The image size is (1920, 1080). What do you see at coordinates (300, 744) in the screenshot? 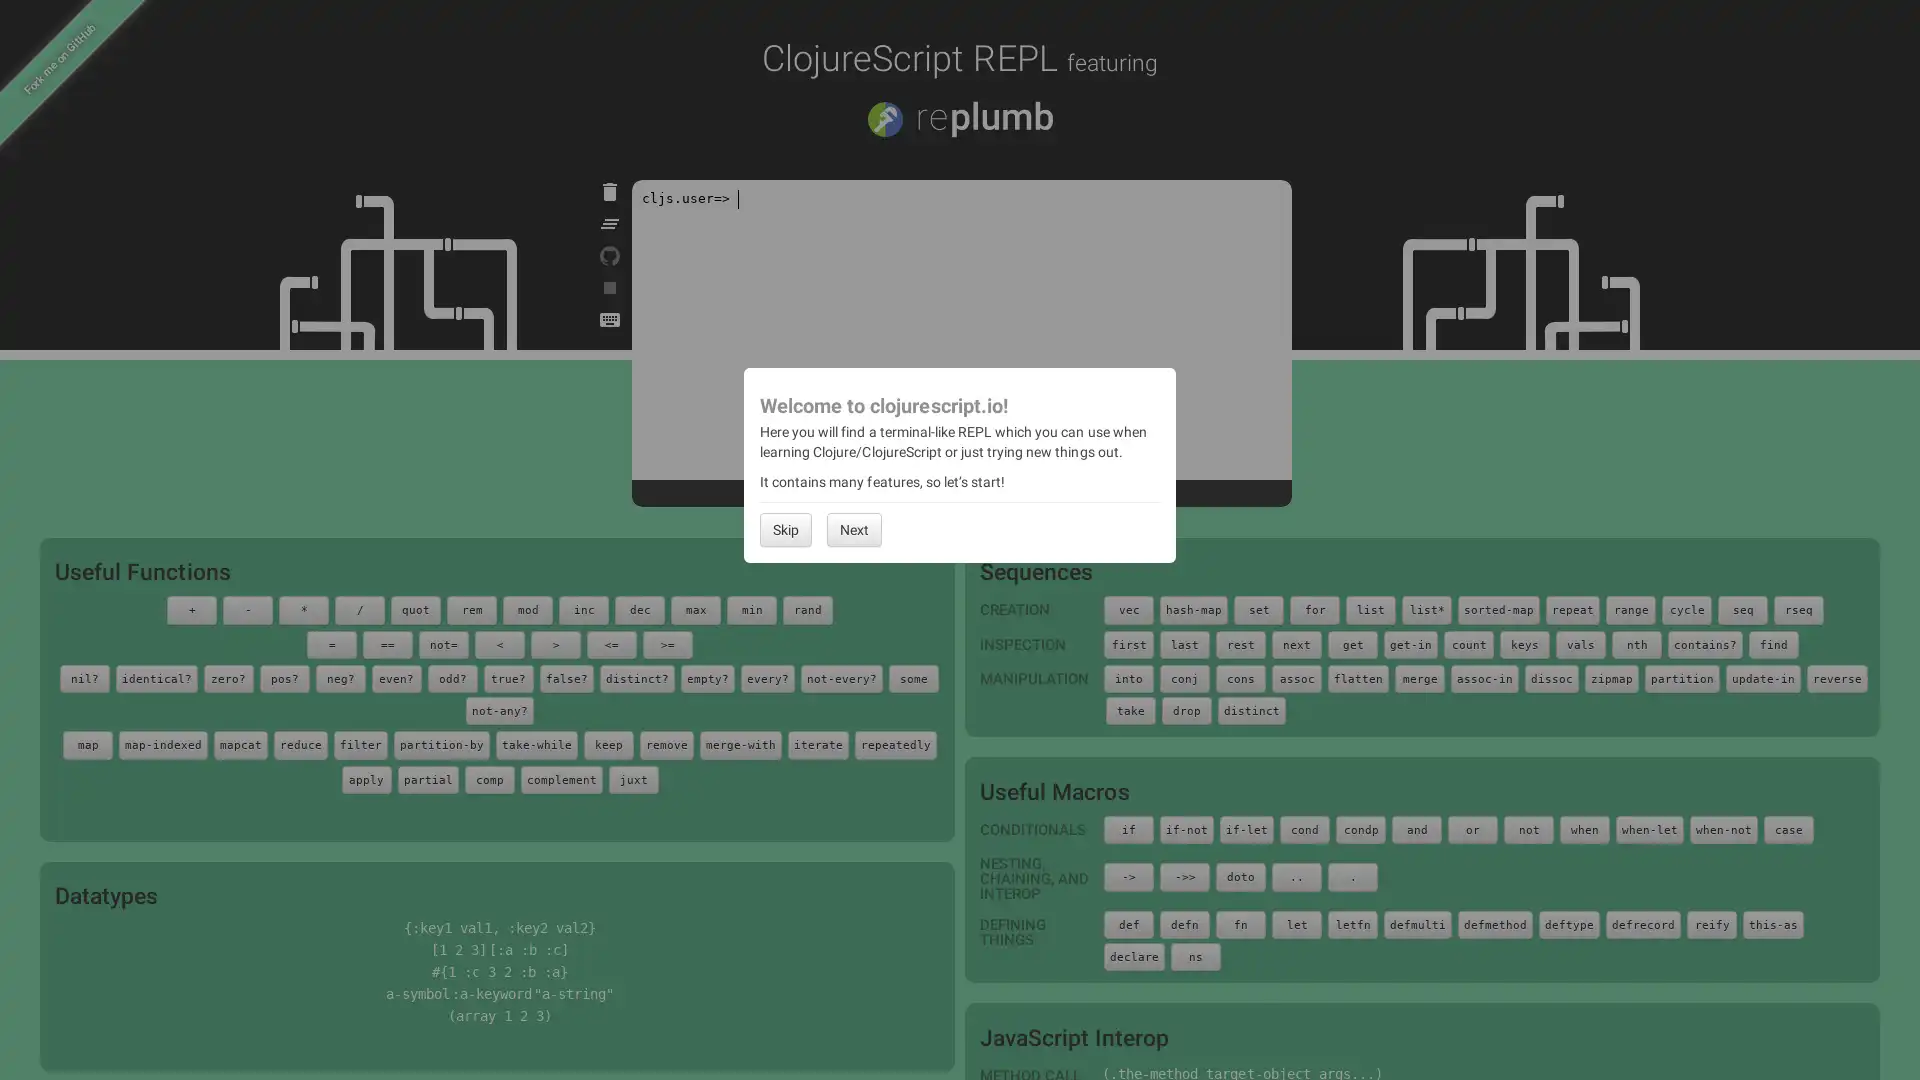
I see `reduce` at bounding box center [300, 744].